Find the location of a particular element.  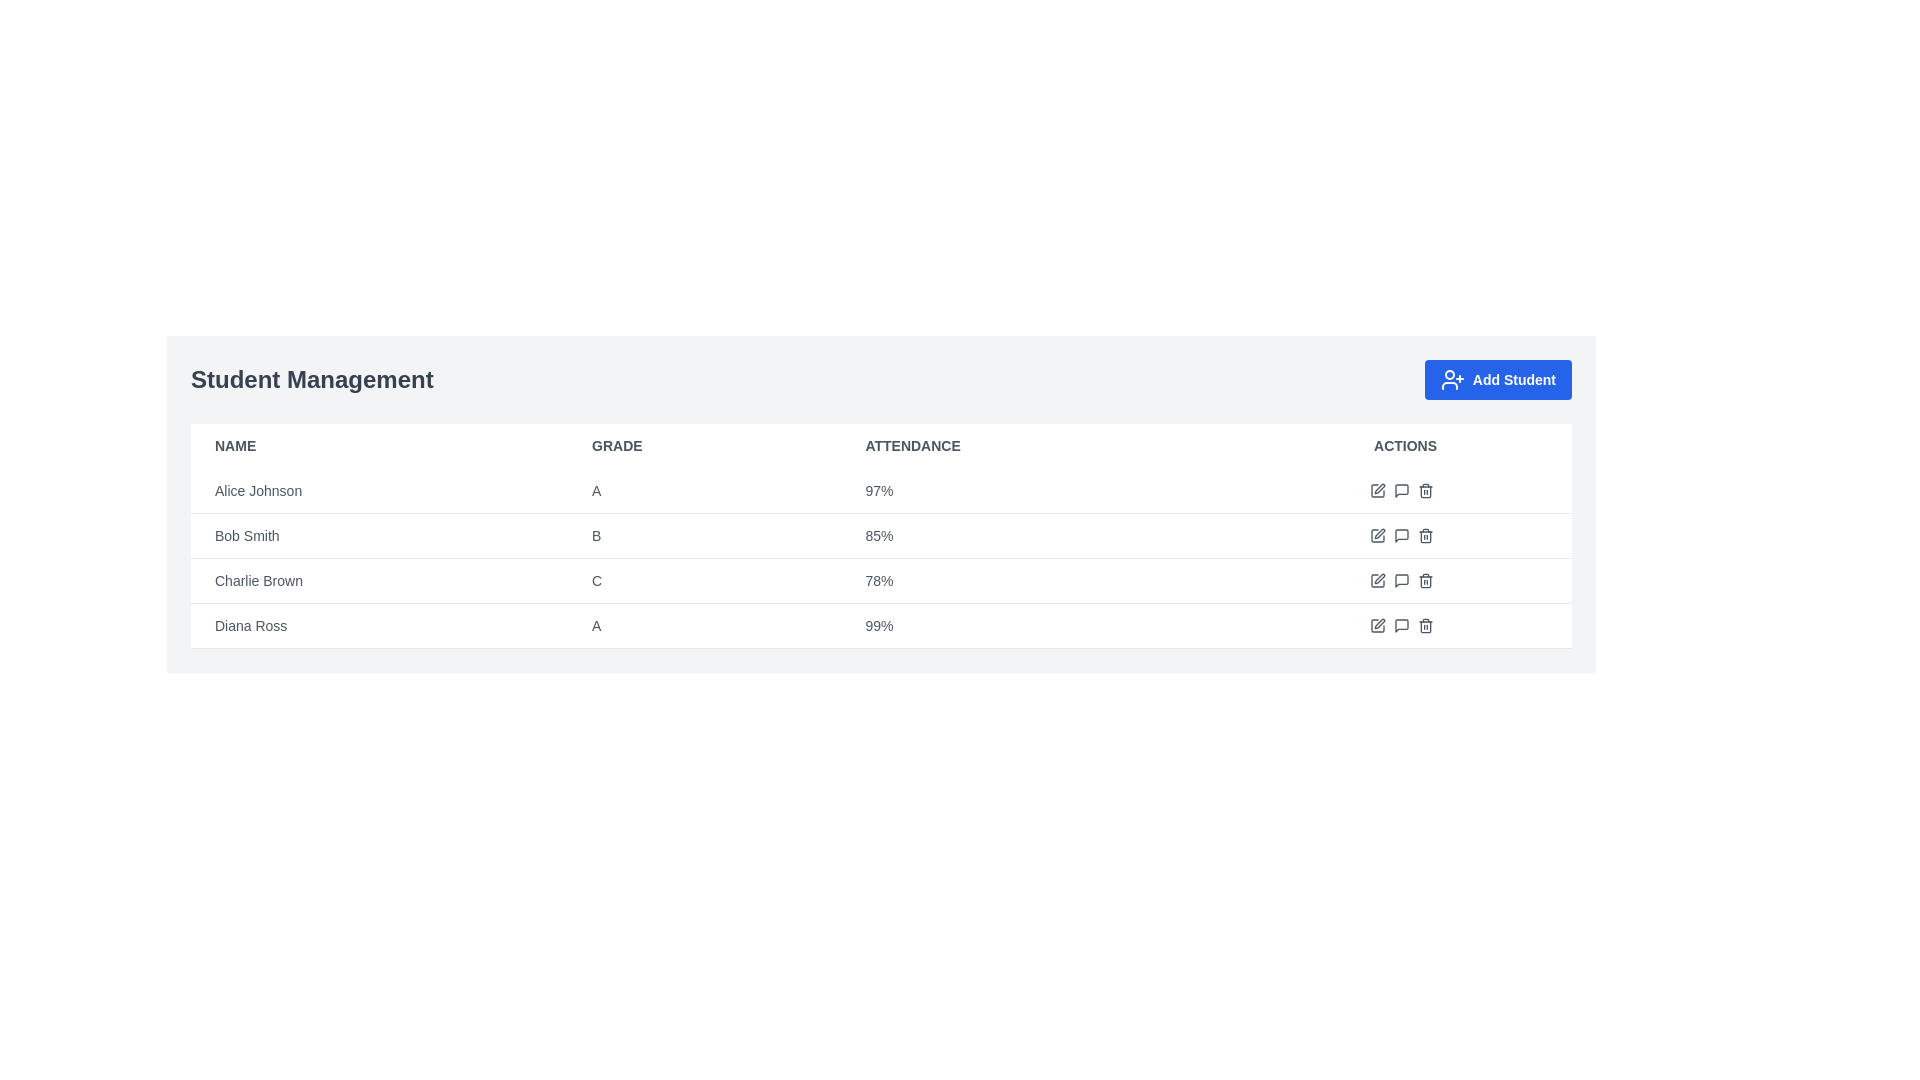

the comment/message icon located in the last row of the table under the 'Actions' column, positioned between the pencil icon and the trash bin icon is located at coordinates (1400, 624).